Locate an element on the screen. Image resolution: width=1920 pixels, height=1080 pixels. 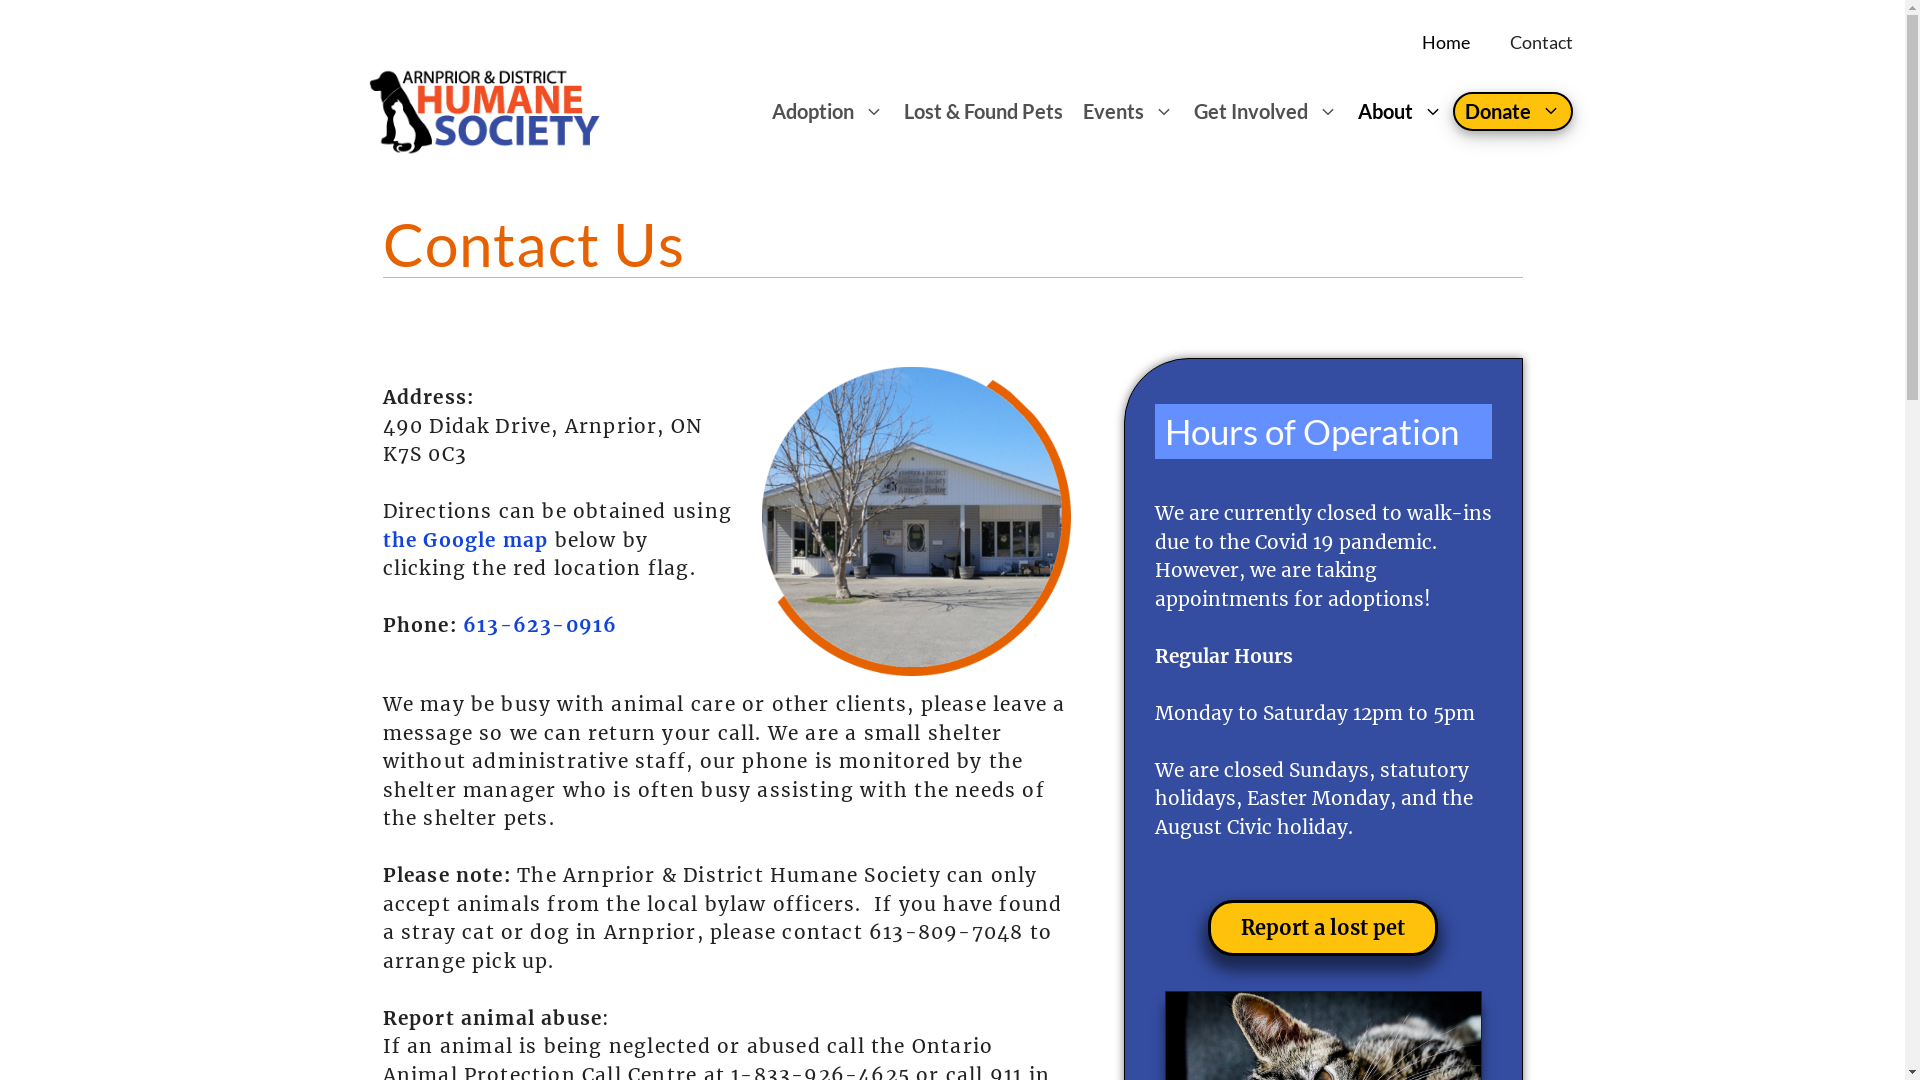
'613-623-0916' is located at coordinates (539, 623).